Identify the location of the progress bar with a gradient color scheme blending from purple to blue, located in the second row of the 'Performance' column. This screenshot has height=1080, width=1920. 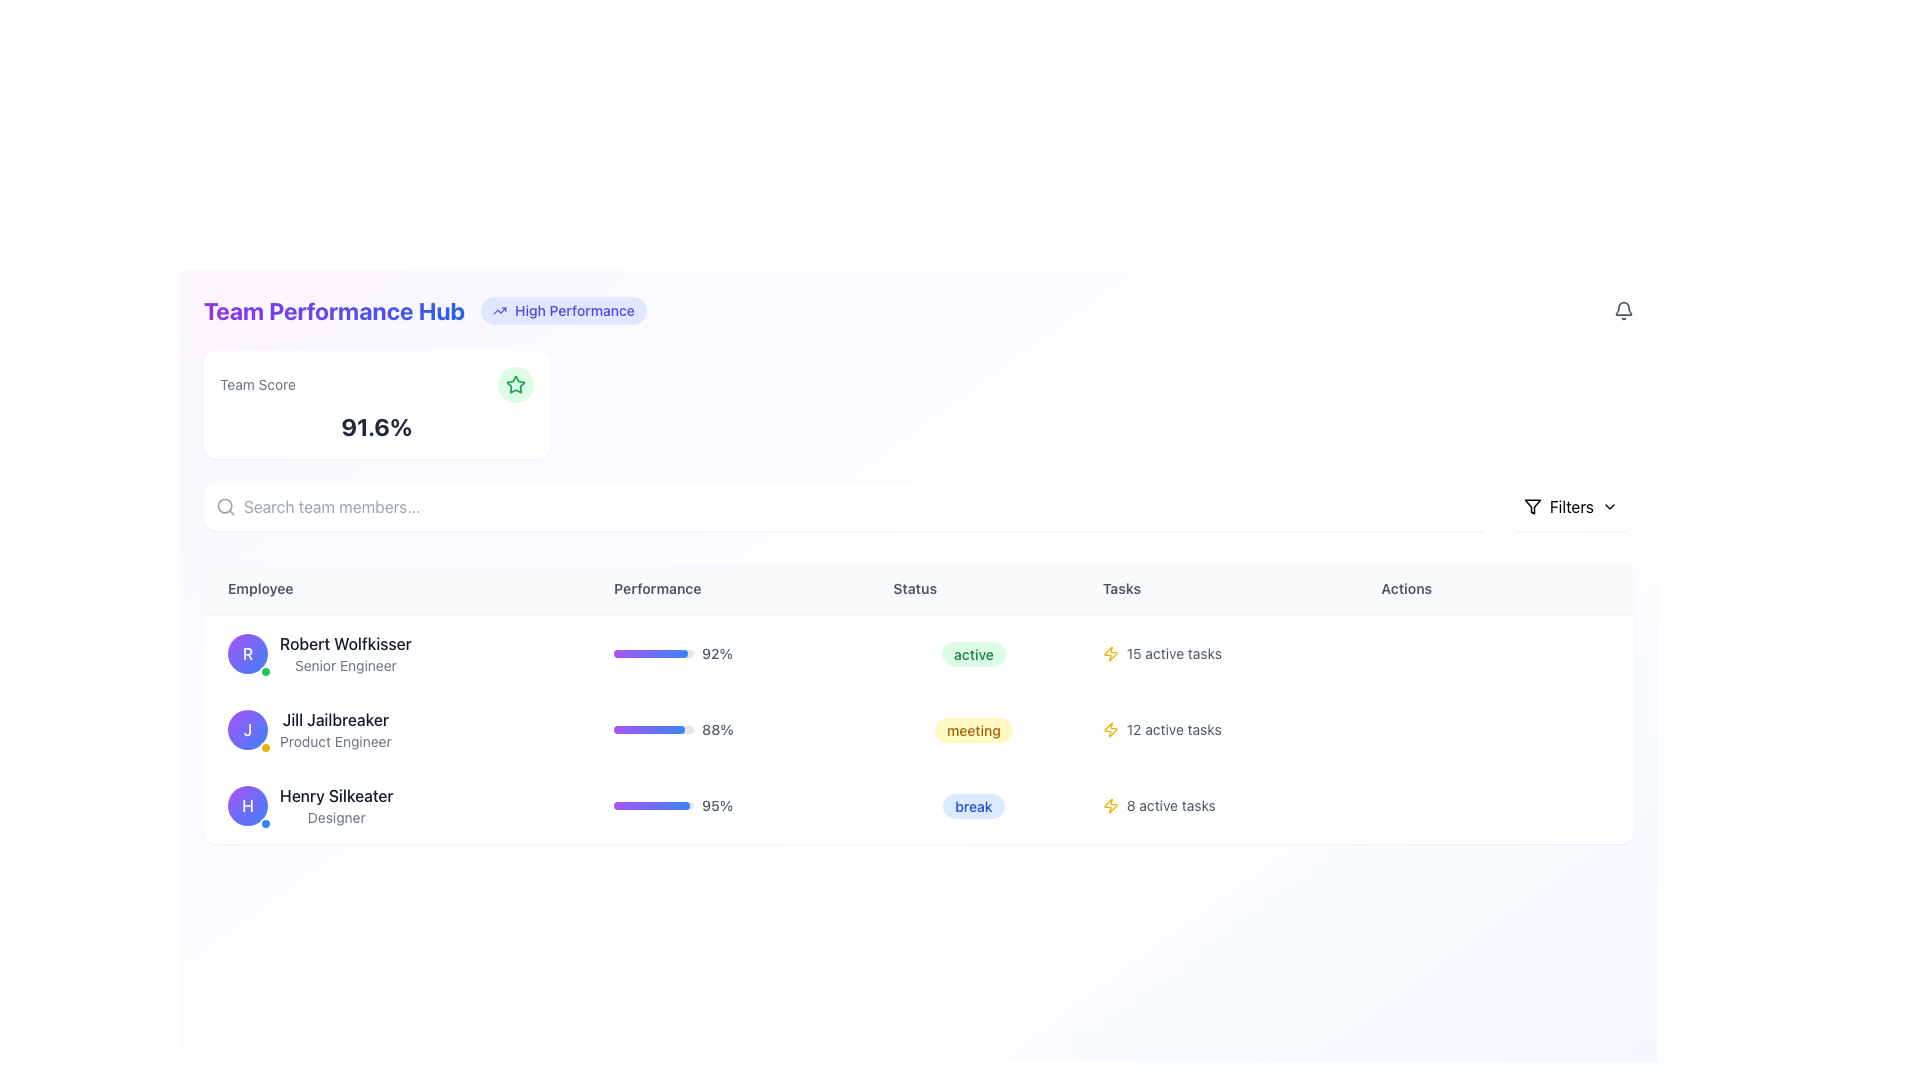
(649, 729).